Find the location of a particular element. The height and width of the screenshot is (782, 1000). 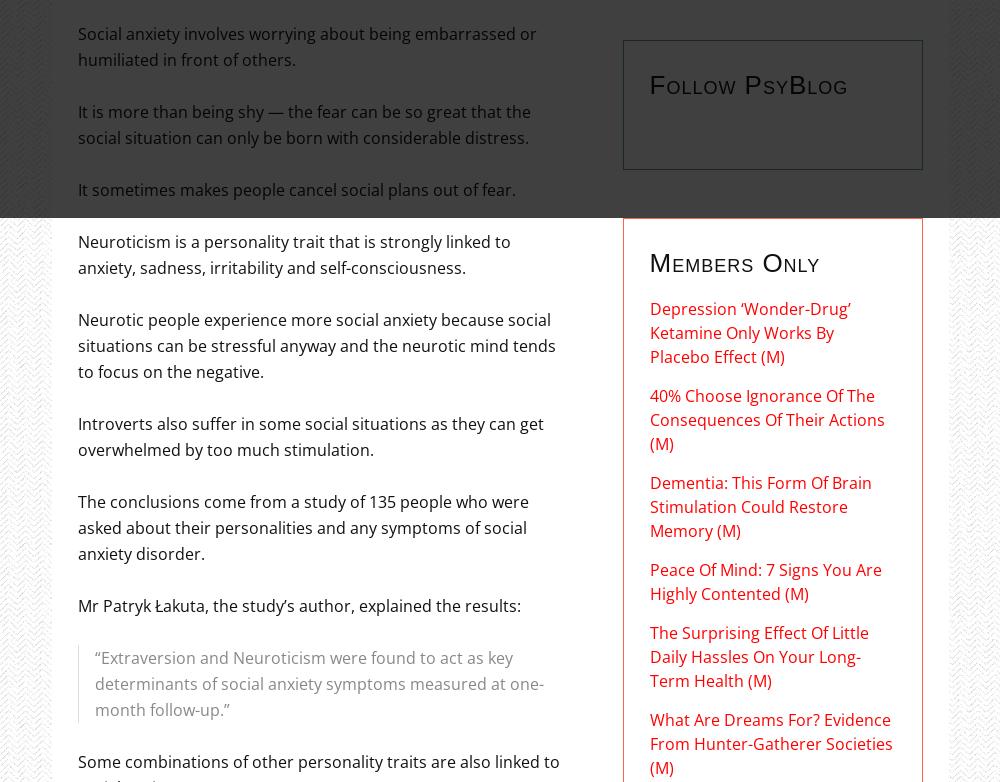

'Social anxiety involves worrying about being embarrassed or humiliated in front of others.' is located at coordinates (306, 45).